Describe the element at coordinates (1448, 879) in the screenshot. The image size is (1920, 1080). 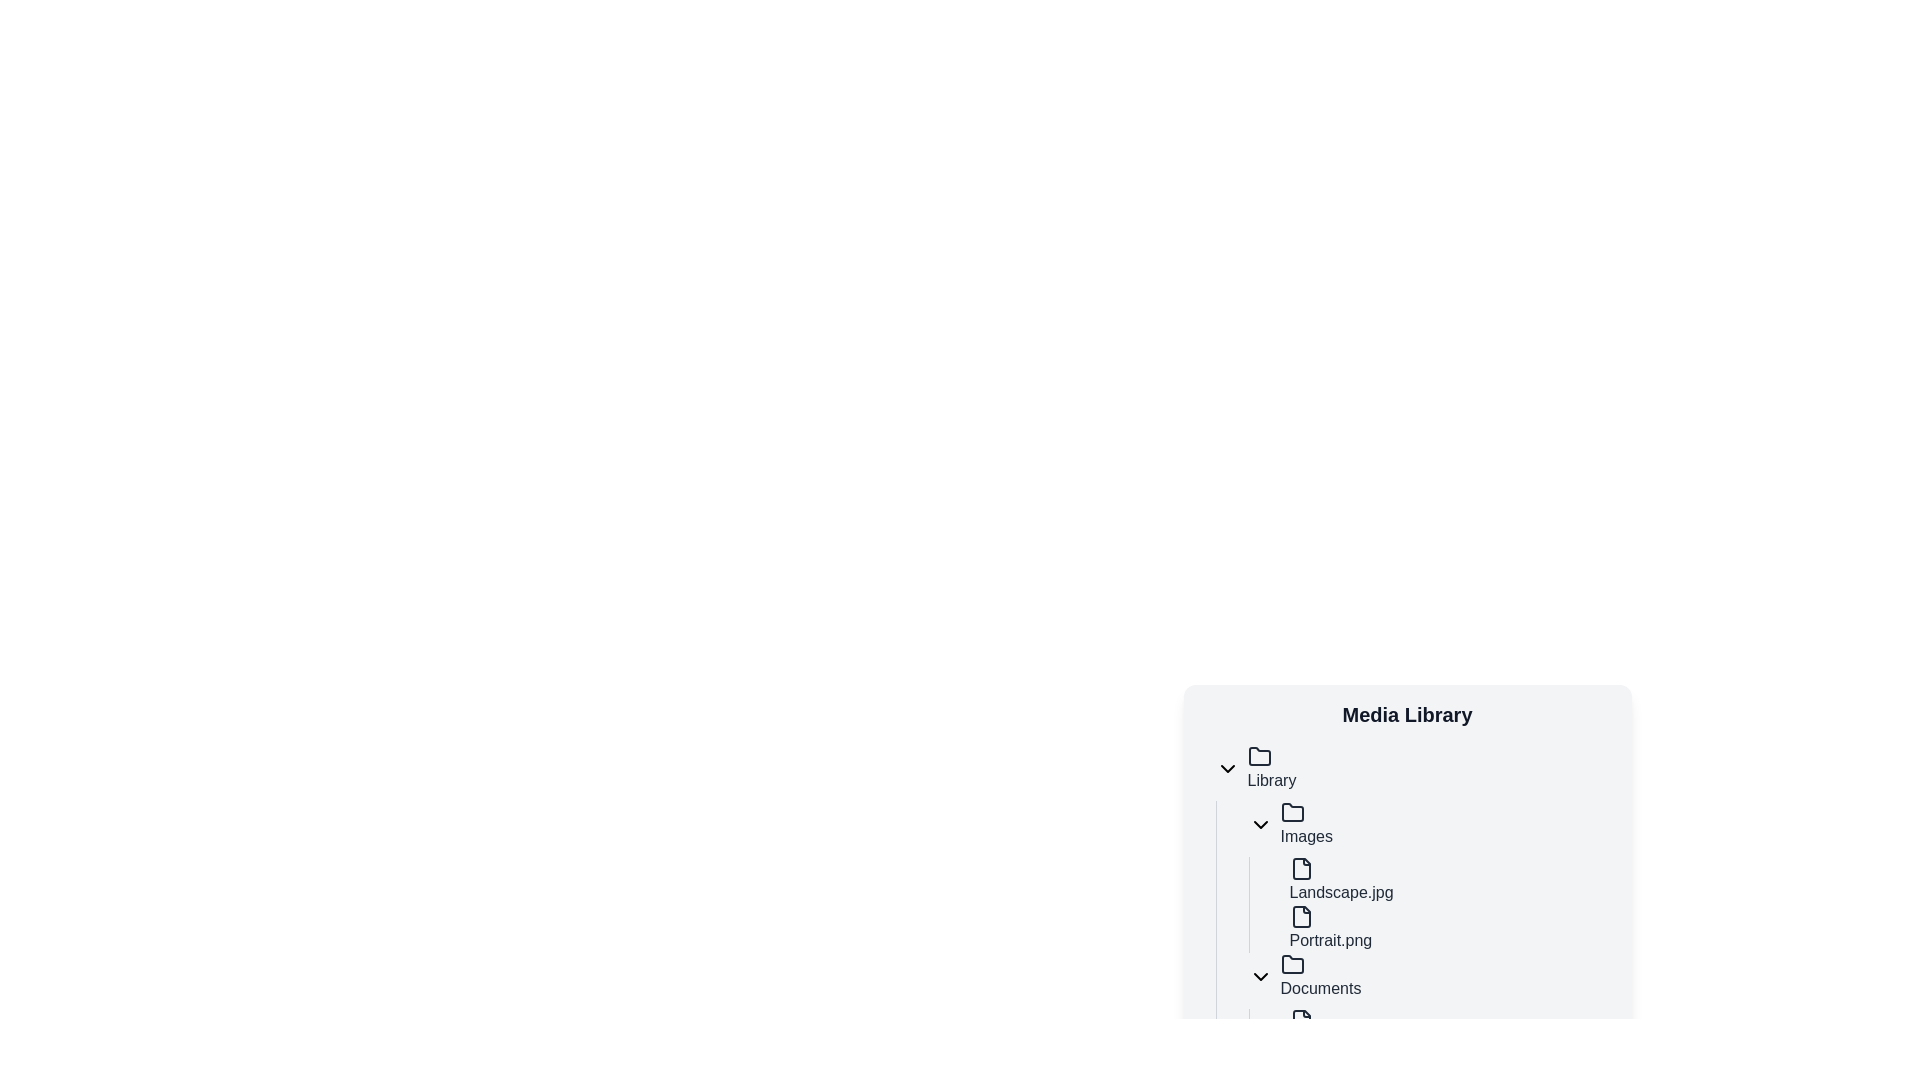
I see `the file entry named 'Landscape.jpg' located under the 'Media Library' panel in the 'Images' directory` at that location.